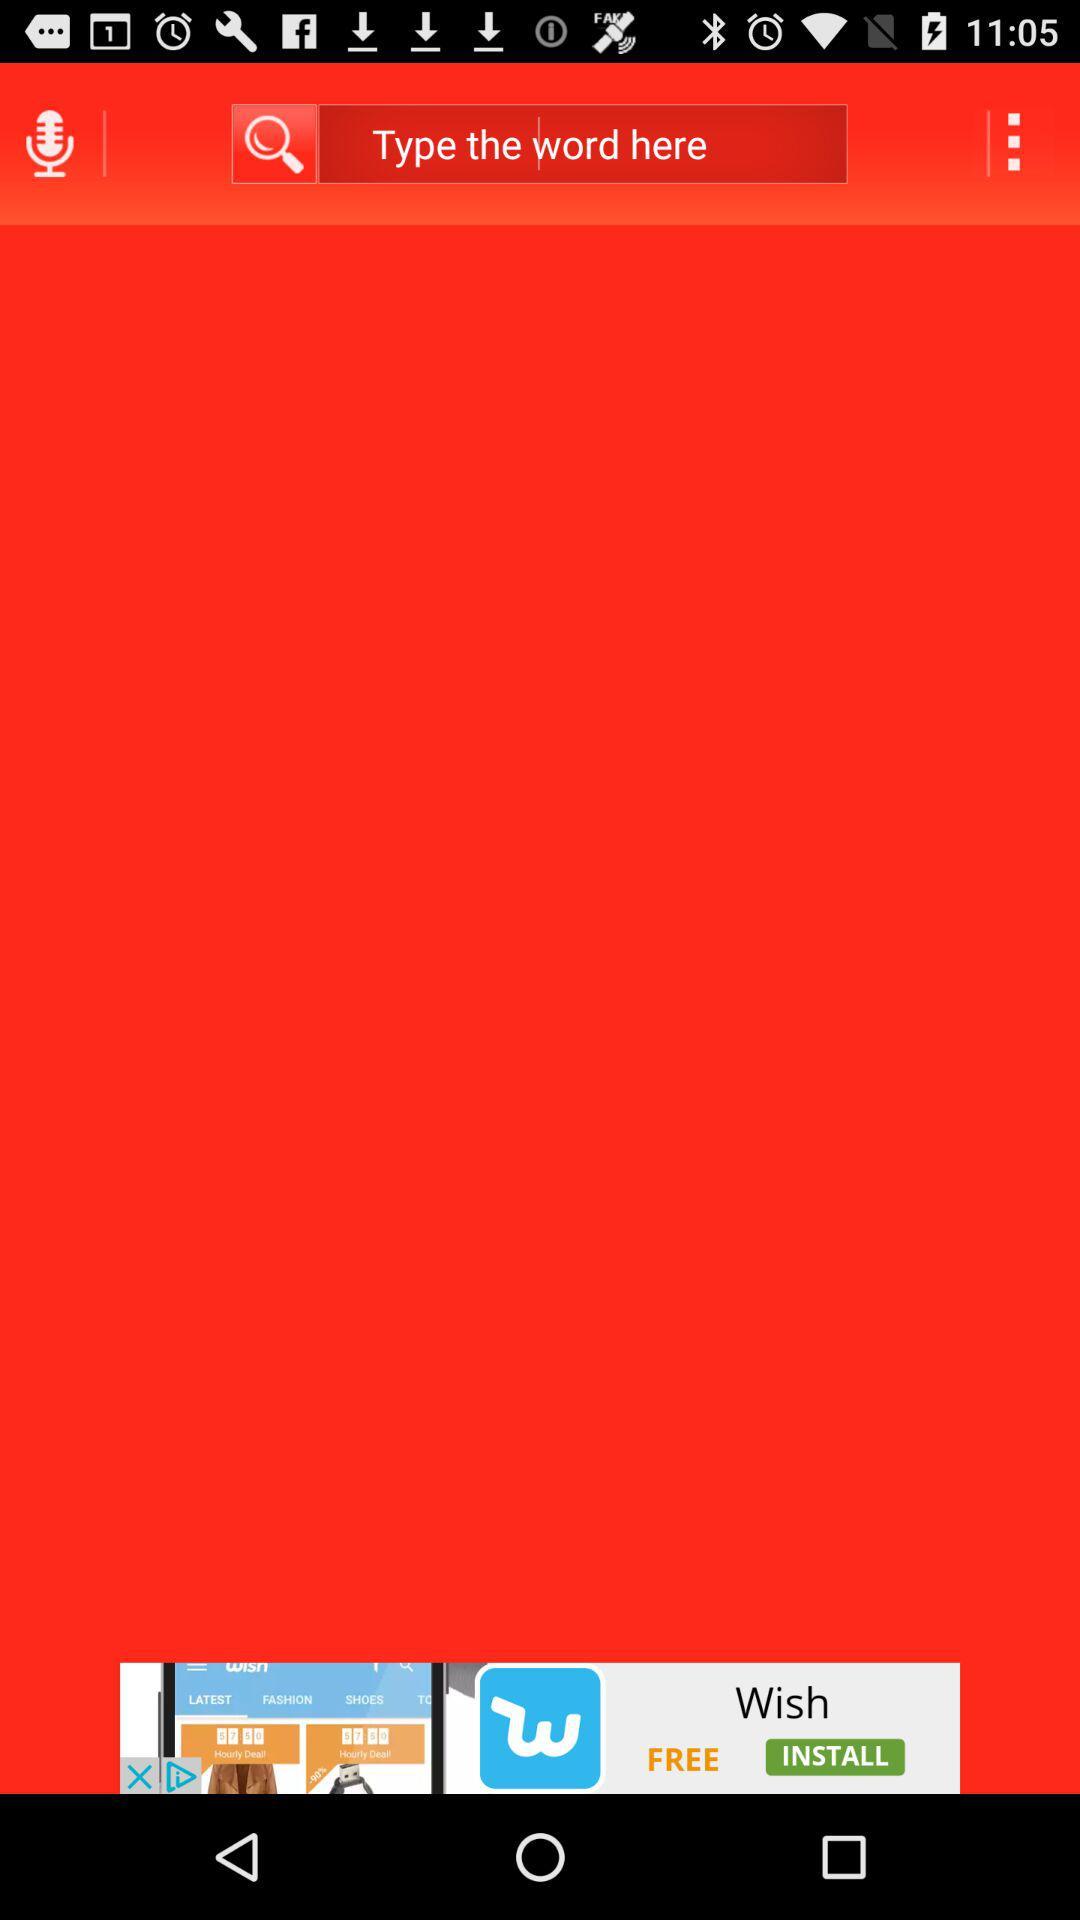  What do you see at coordinates (48, 142) in the screenshot?
I see `speech to text button` at bounding box center [48, 142].